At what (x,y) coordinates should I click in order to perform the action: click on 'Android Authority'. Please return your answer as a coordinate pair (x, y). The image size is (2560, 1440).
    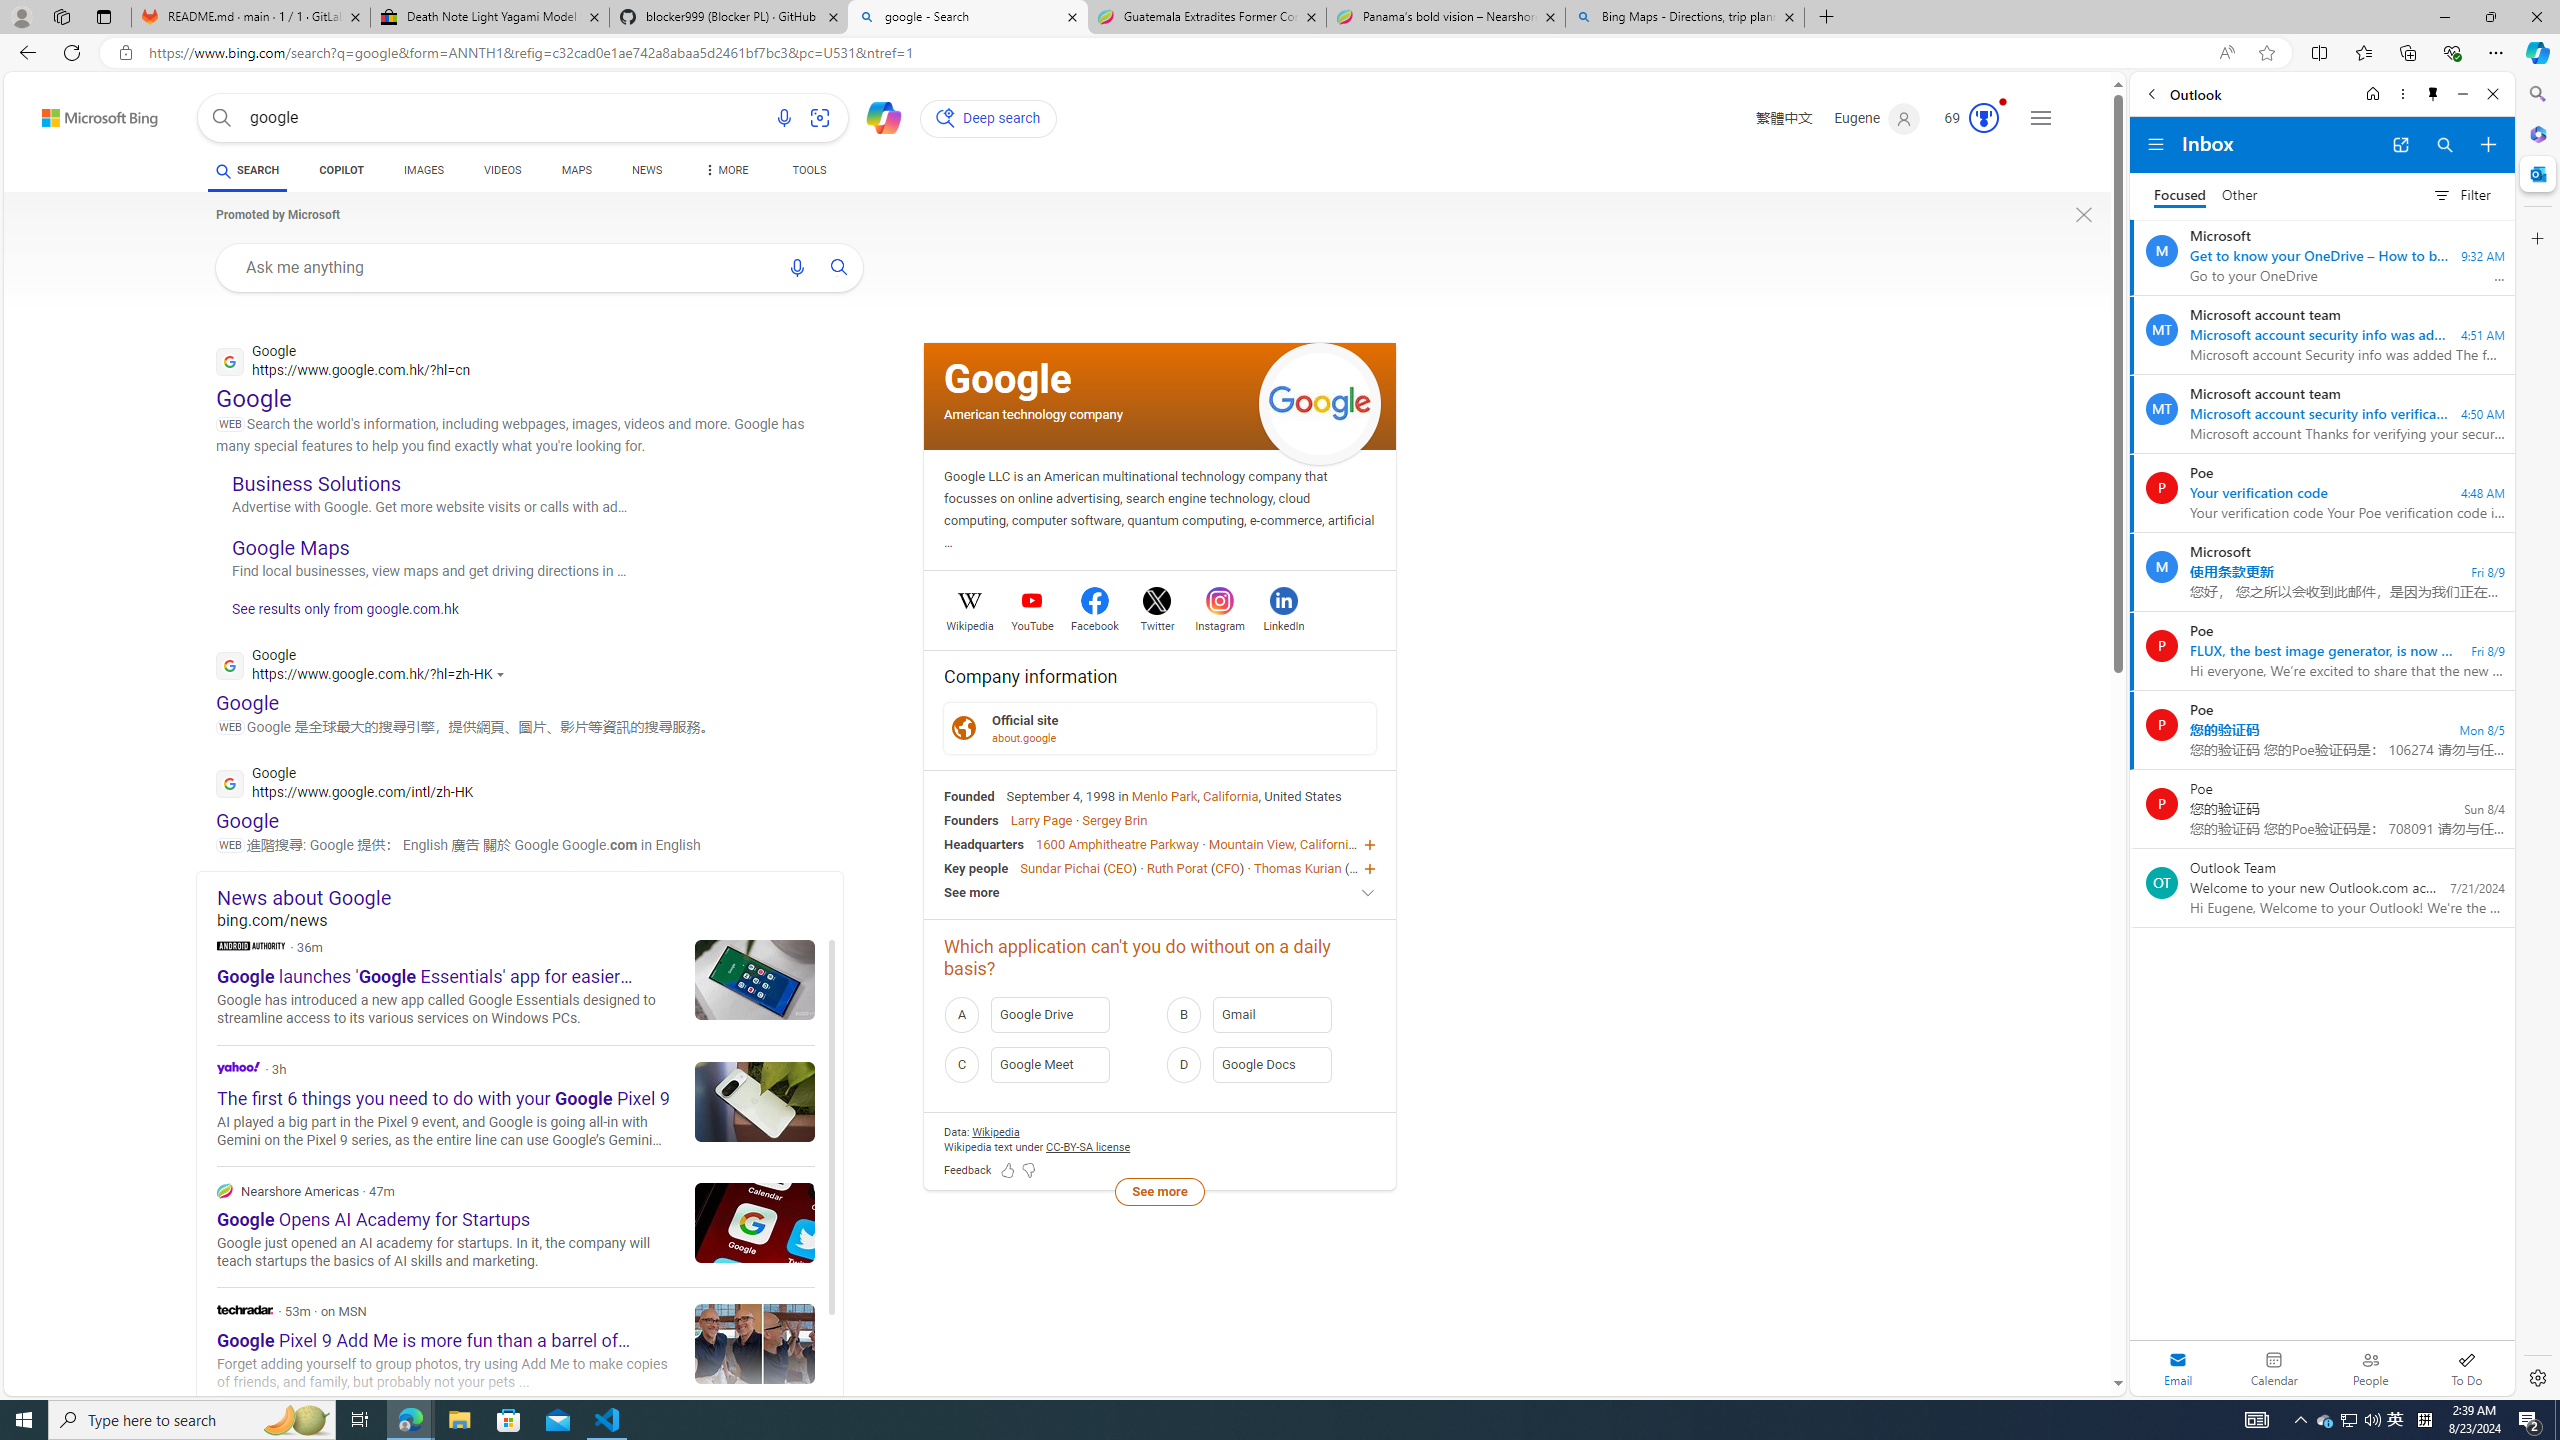
    Looking at the image, I should click on (249, 945).